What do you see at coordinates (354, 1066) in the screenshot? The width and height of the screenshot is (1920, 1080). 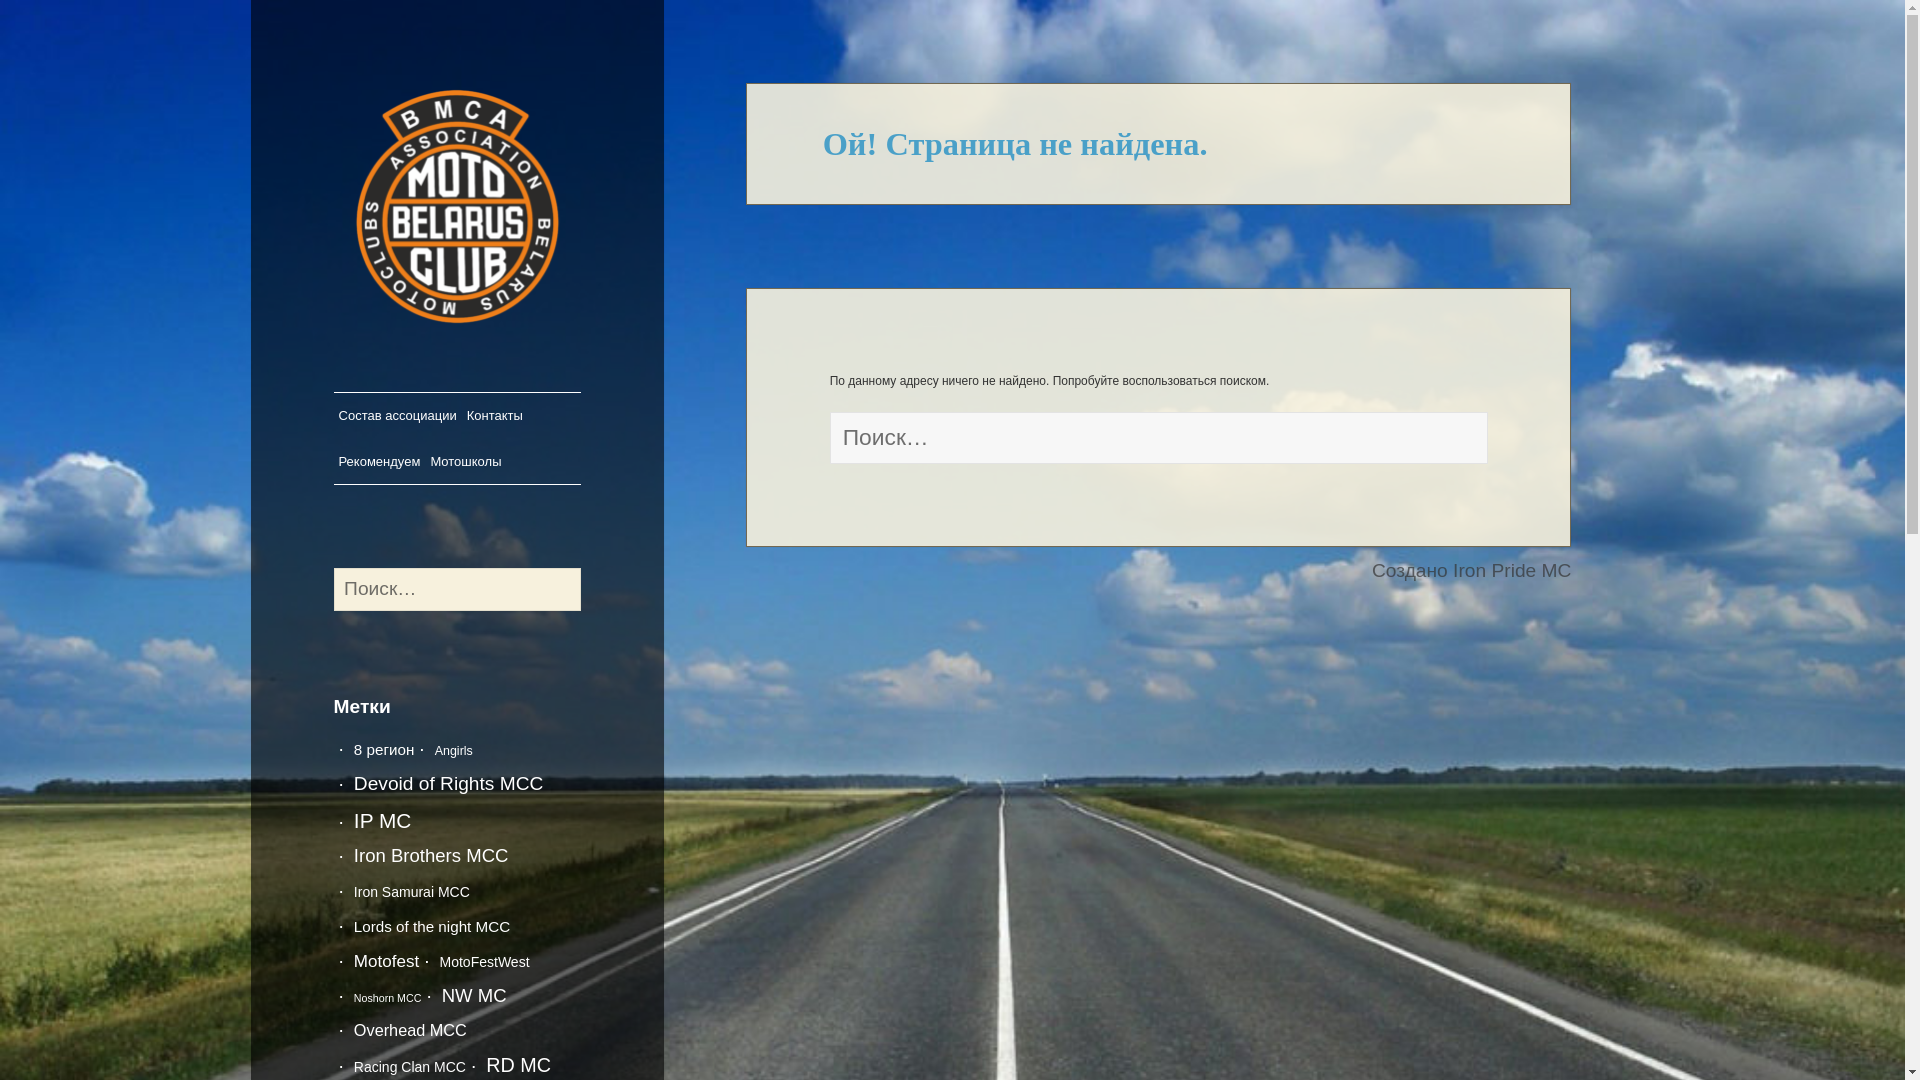 I see `'Racing Clan MCC'` at bounding box center [354, 1066].